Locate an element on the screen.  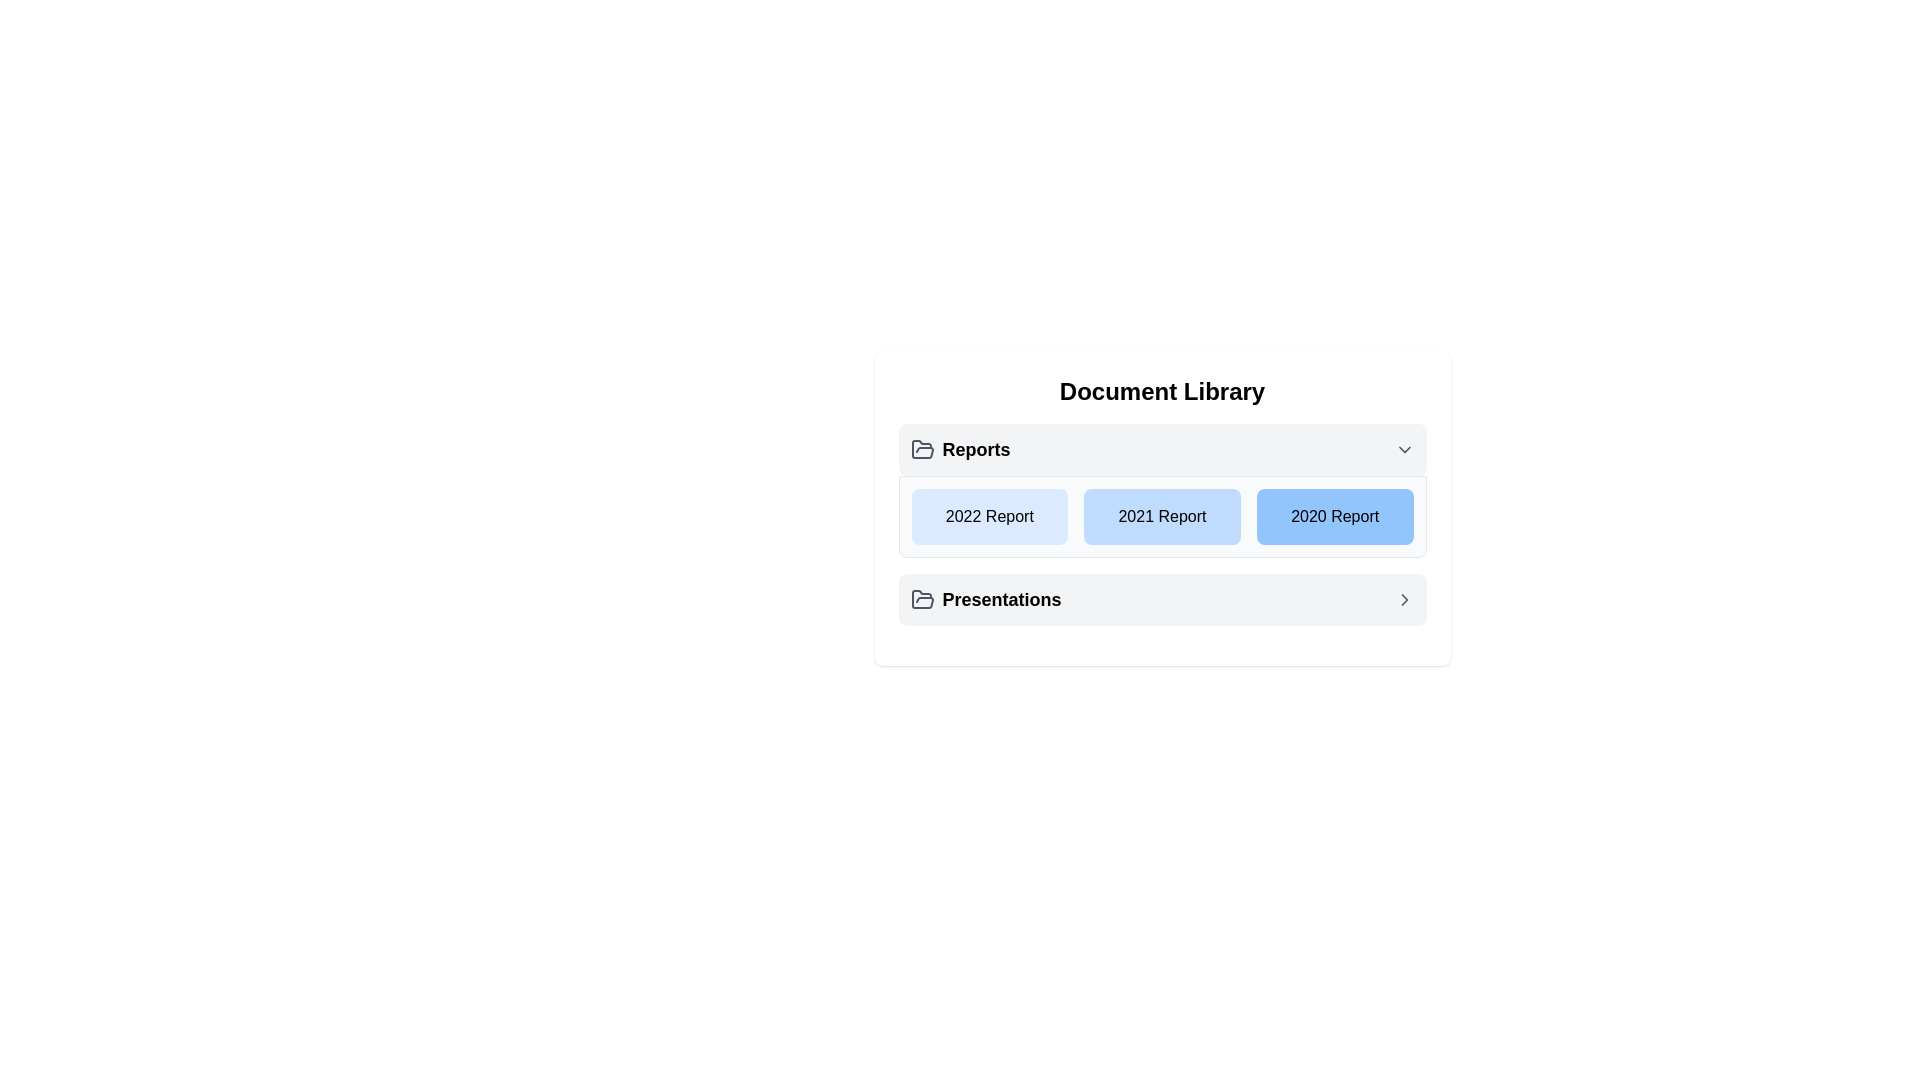
the folder icon located in the 'Presentations' section, which visually represents folders or file categories and precedes the text label 'Presentations' is located at coordinates (921, 599).